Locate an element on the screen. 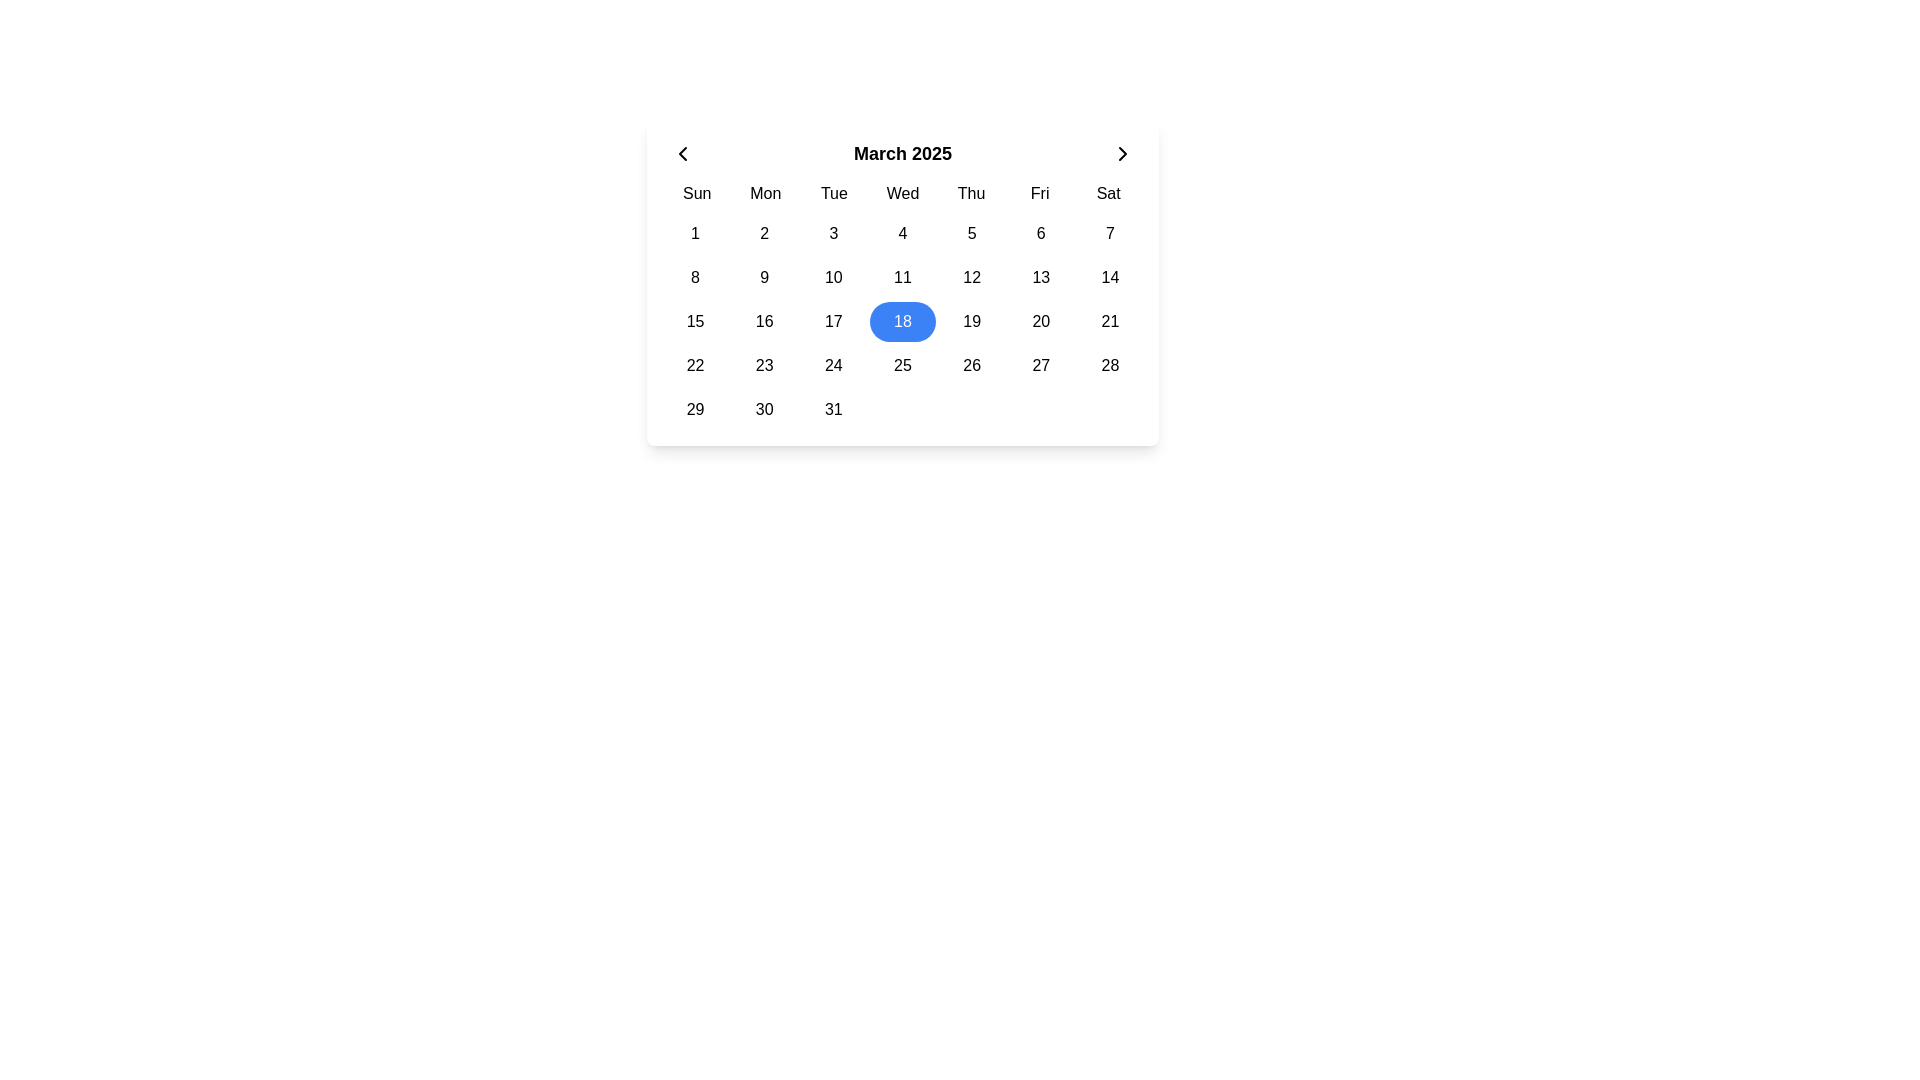 This screenshot has width=1920, height=1080. the circular button labeled '12' in the calendar grid is located at coordinates (971, 277).